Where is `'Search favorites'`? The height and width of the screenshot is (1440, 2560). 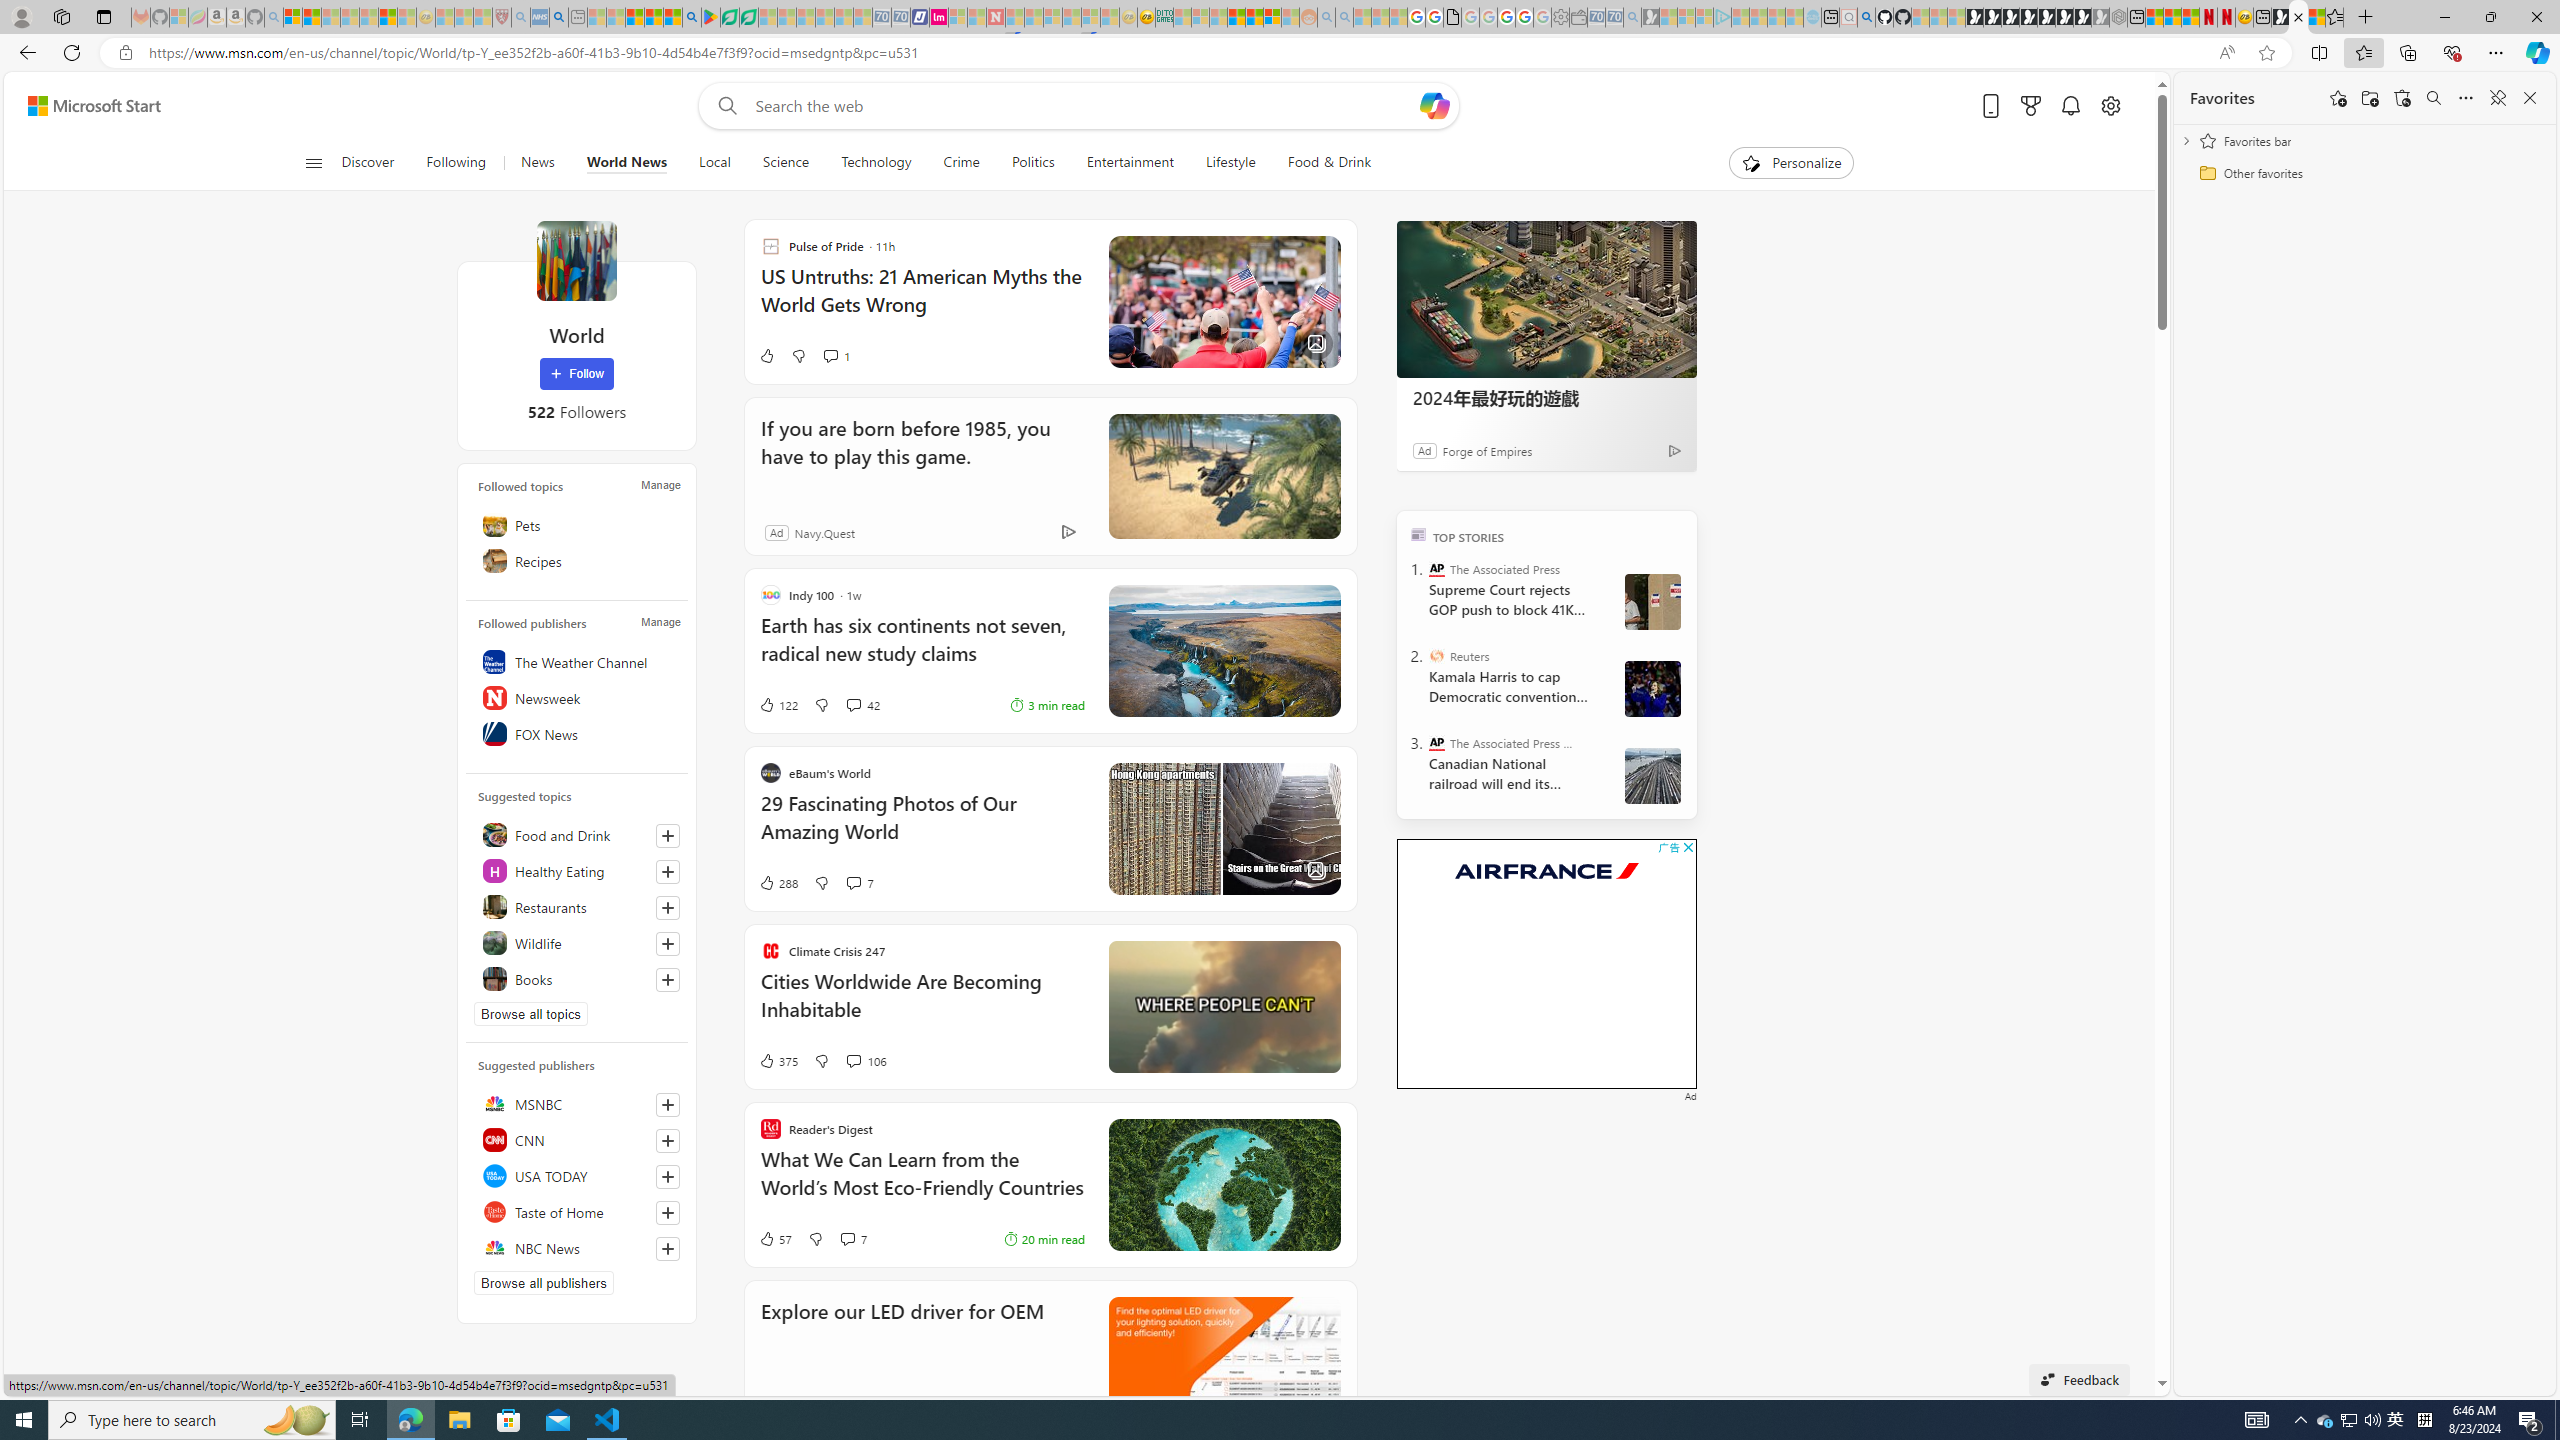 'Search favorites' is located at coordinates (2433, 96).